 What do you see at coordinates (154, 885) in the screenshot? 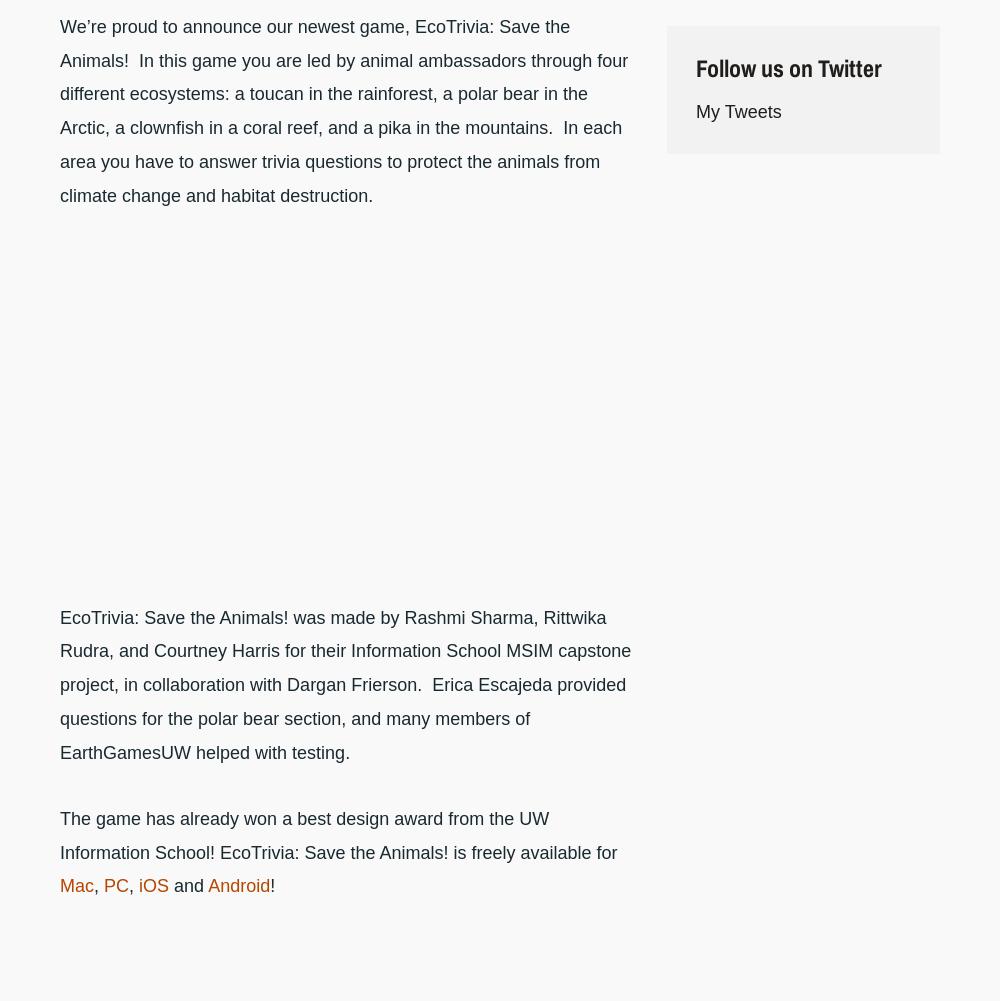
I see `'iOS'` at bounding box center [154, 885].